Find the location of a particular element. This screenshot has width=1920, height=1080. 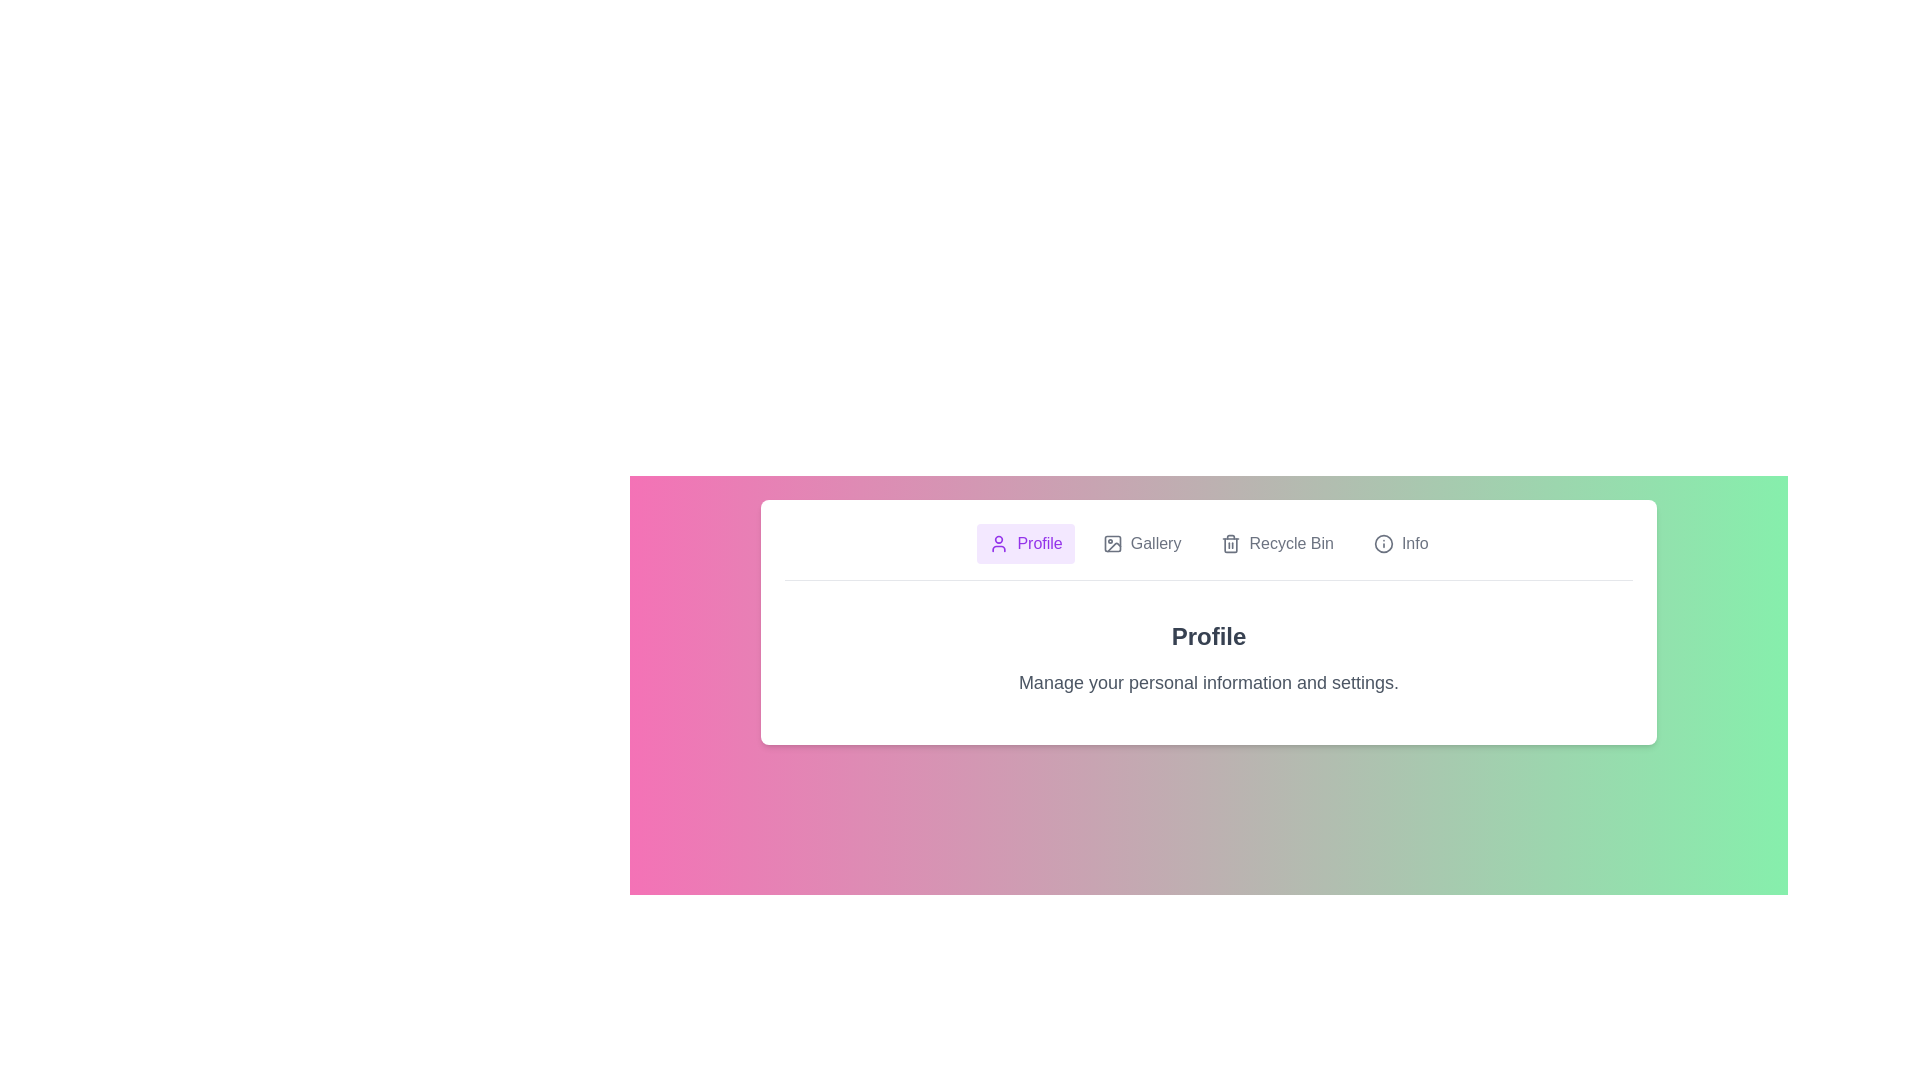

the tab labeled Profile is located at coordinates (1026, 543).